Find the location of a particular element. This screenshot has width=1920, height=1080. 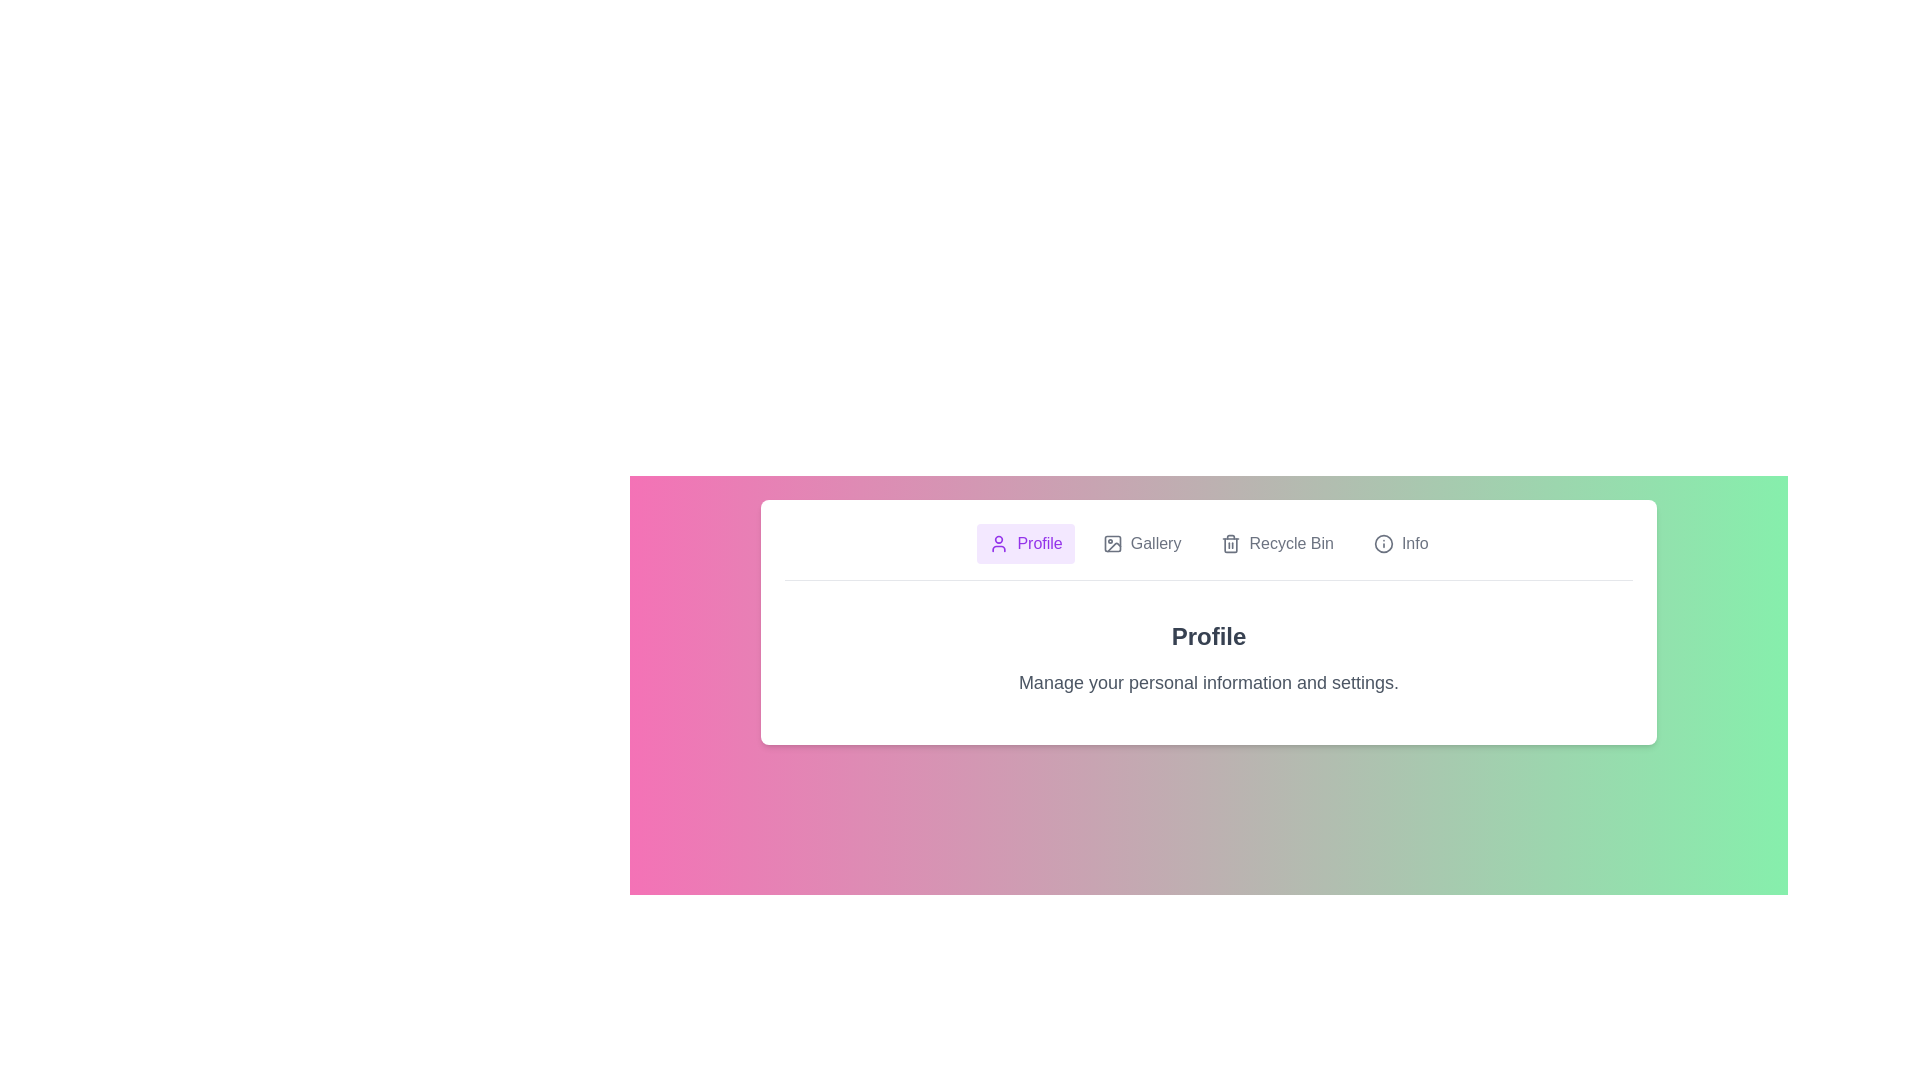

the tab labeled Profile is located at coordinates (1026, 543).